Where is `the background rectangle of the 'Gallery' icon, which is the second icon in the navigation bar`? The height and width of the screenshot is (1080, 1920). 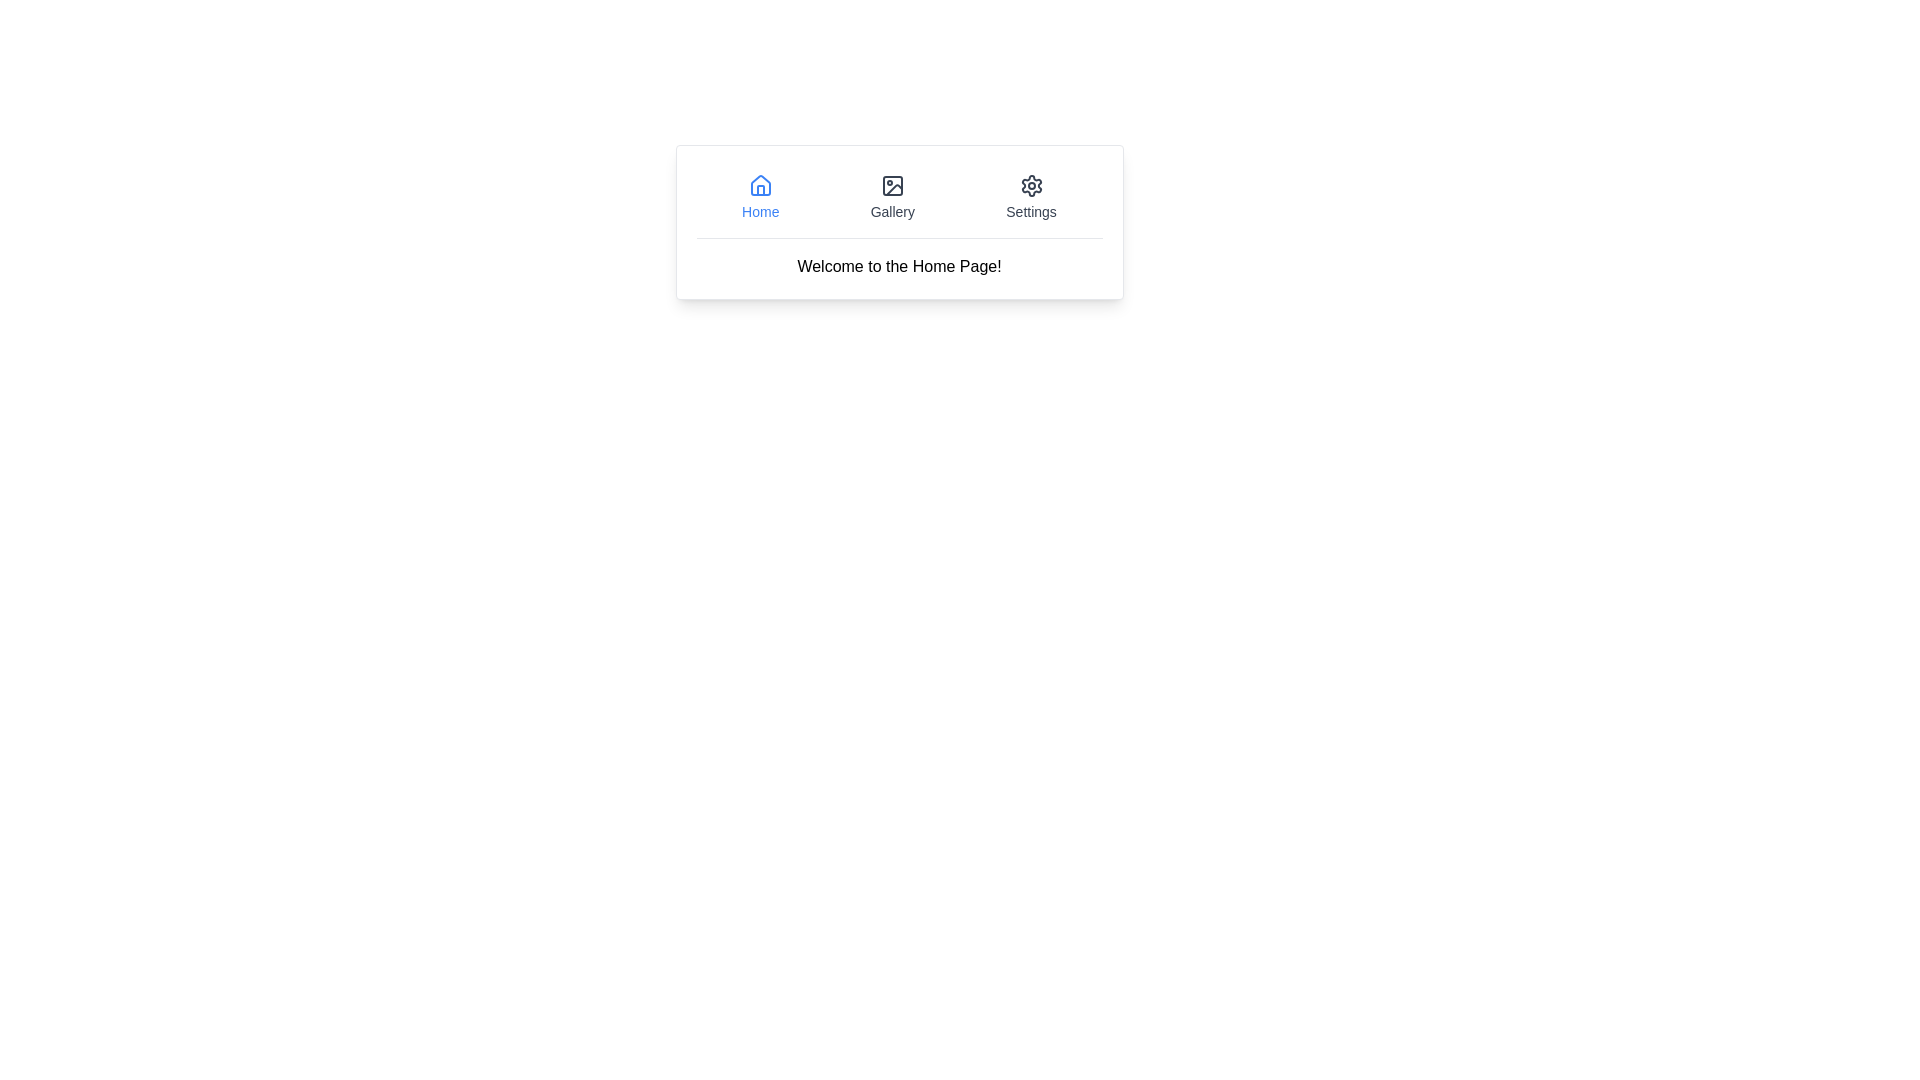 the background rectangle of the 'Gallery' icon, which is the second icon in the navigation bar is located at coordinates (891, 185).